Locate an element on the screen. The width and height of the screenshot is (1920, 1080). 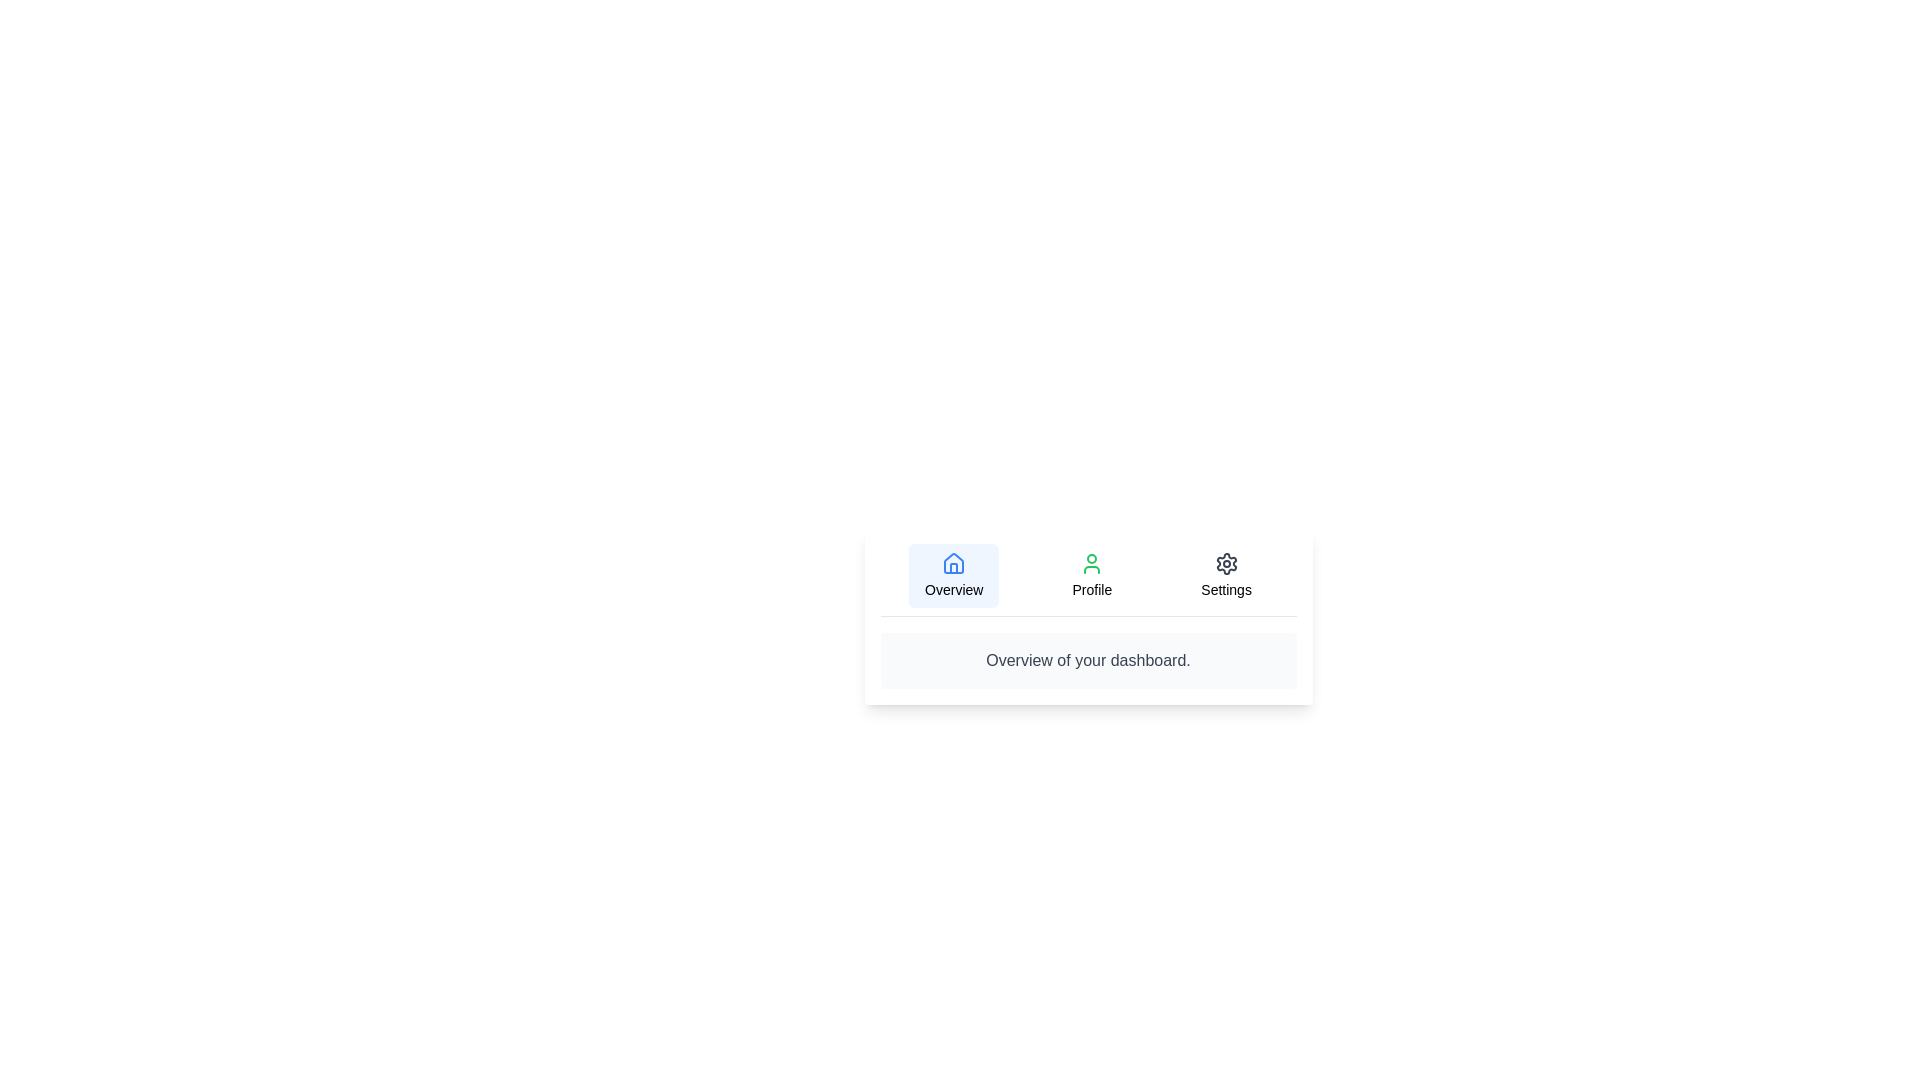
the Overview tab to switch views is located at coordinates (953, 575).